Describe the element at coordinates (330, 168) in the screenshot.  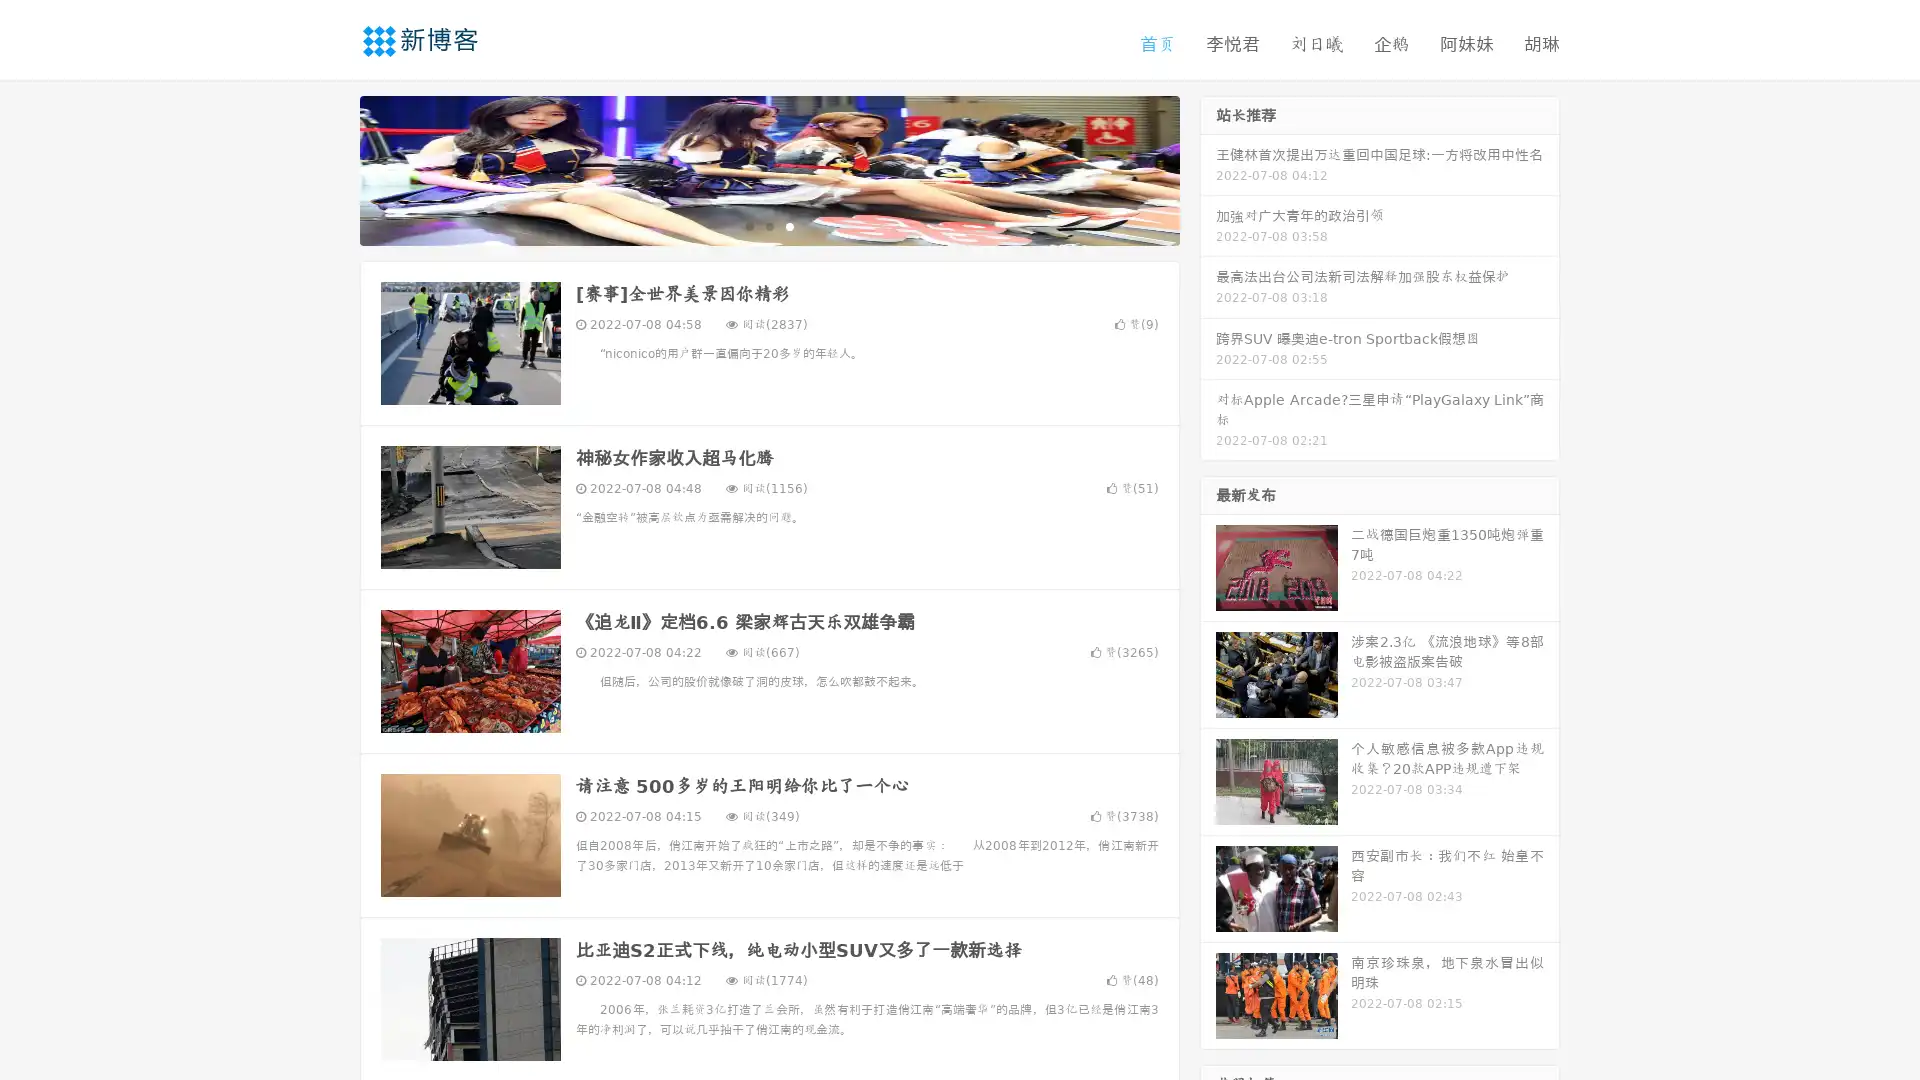
I see `Previous slide` at that location.